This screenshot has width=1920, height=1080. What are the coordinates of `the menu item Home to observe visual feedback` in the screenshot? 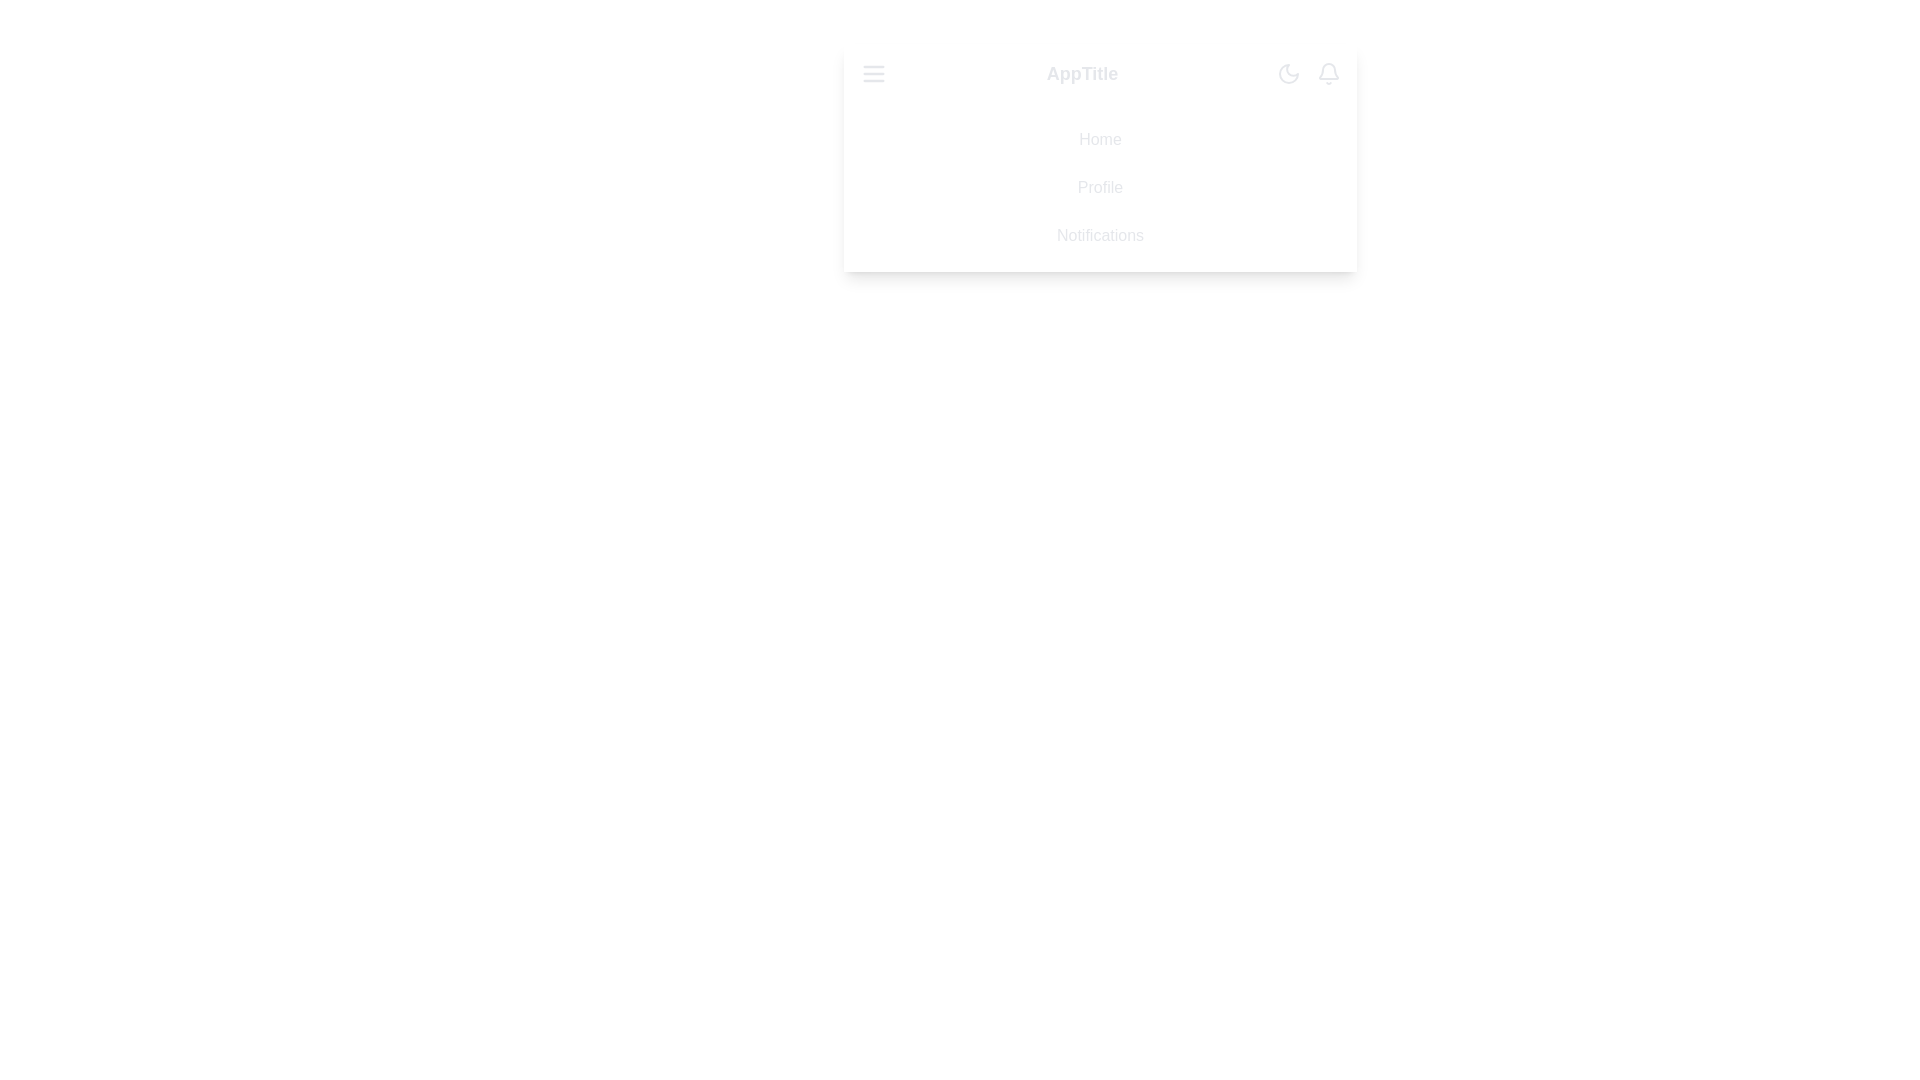 It's located at (1099, 138).